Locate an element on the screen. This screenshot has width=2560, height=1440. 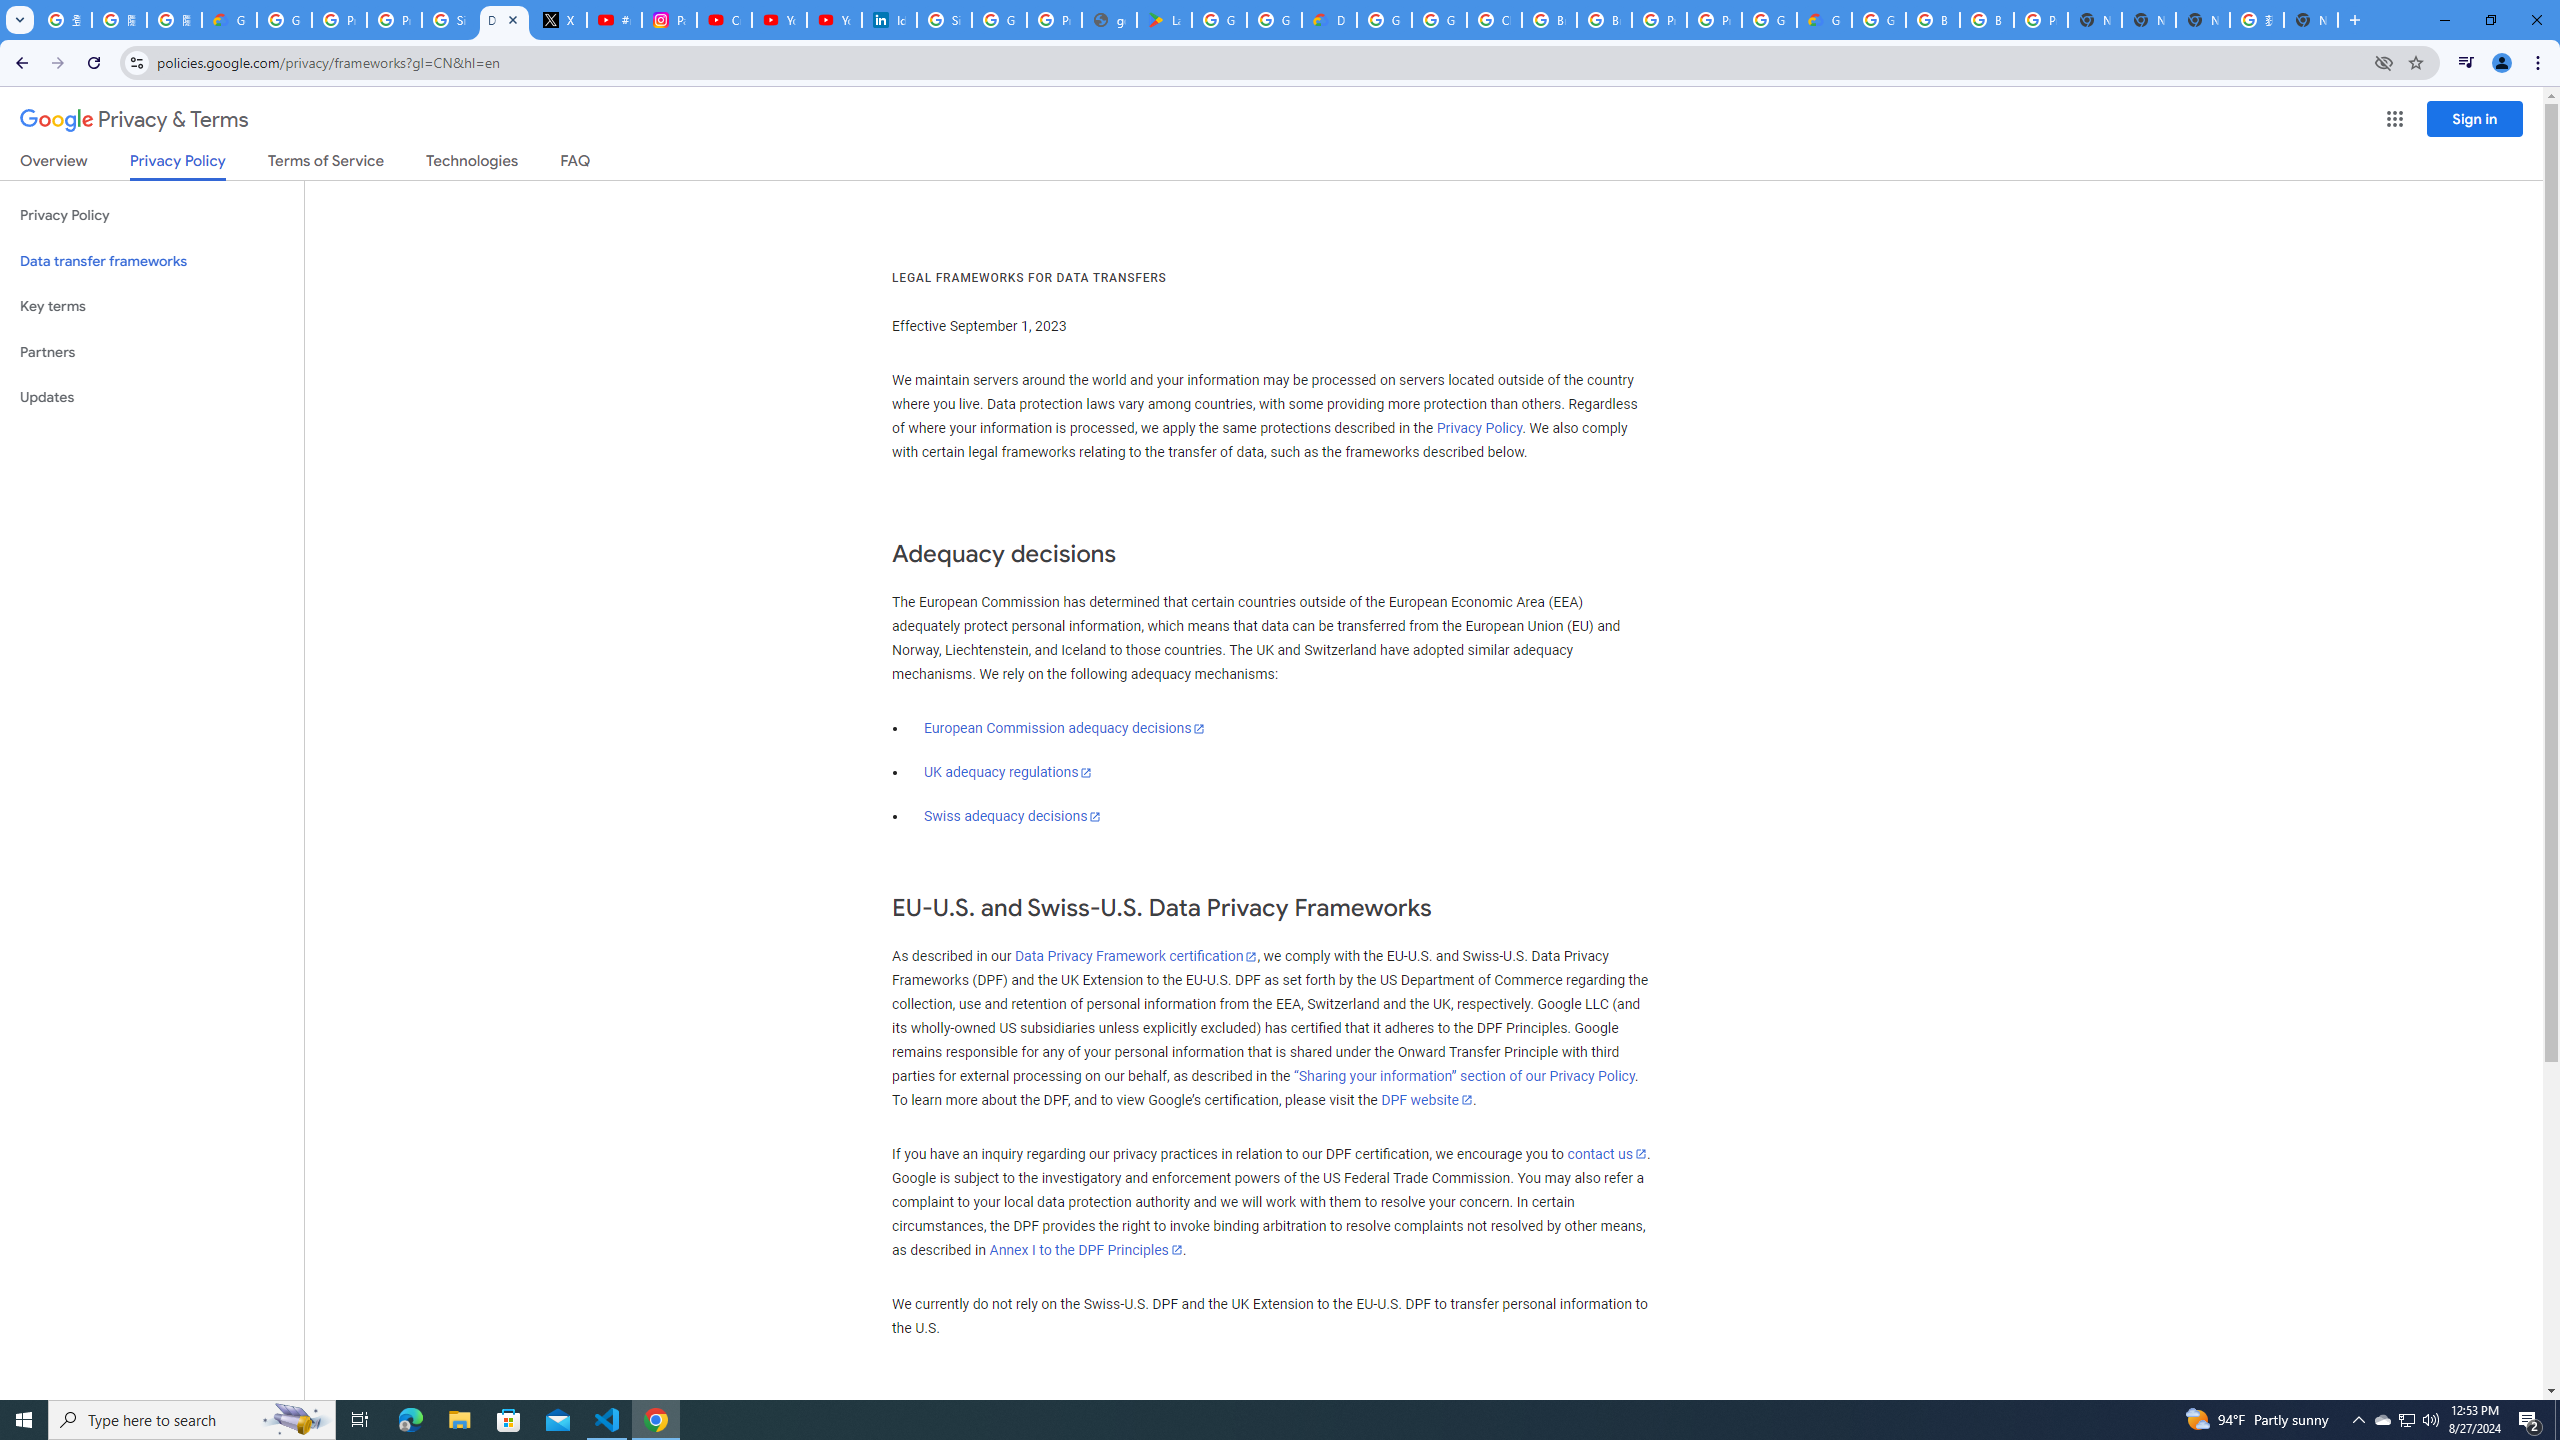
'X' is located at coordinates (558, 19).